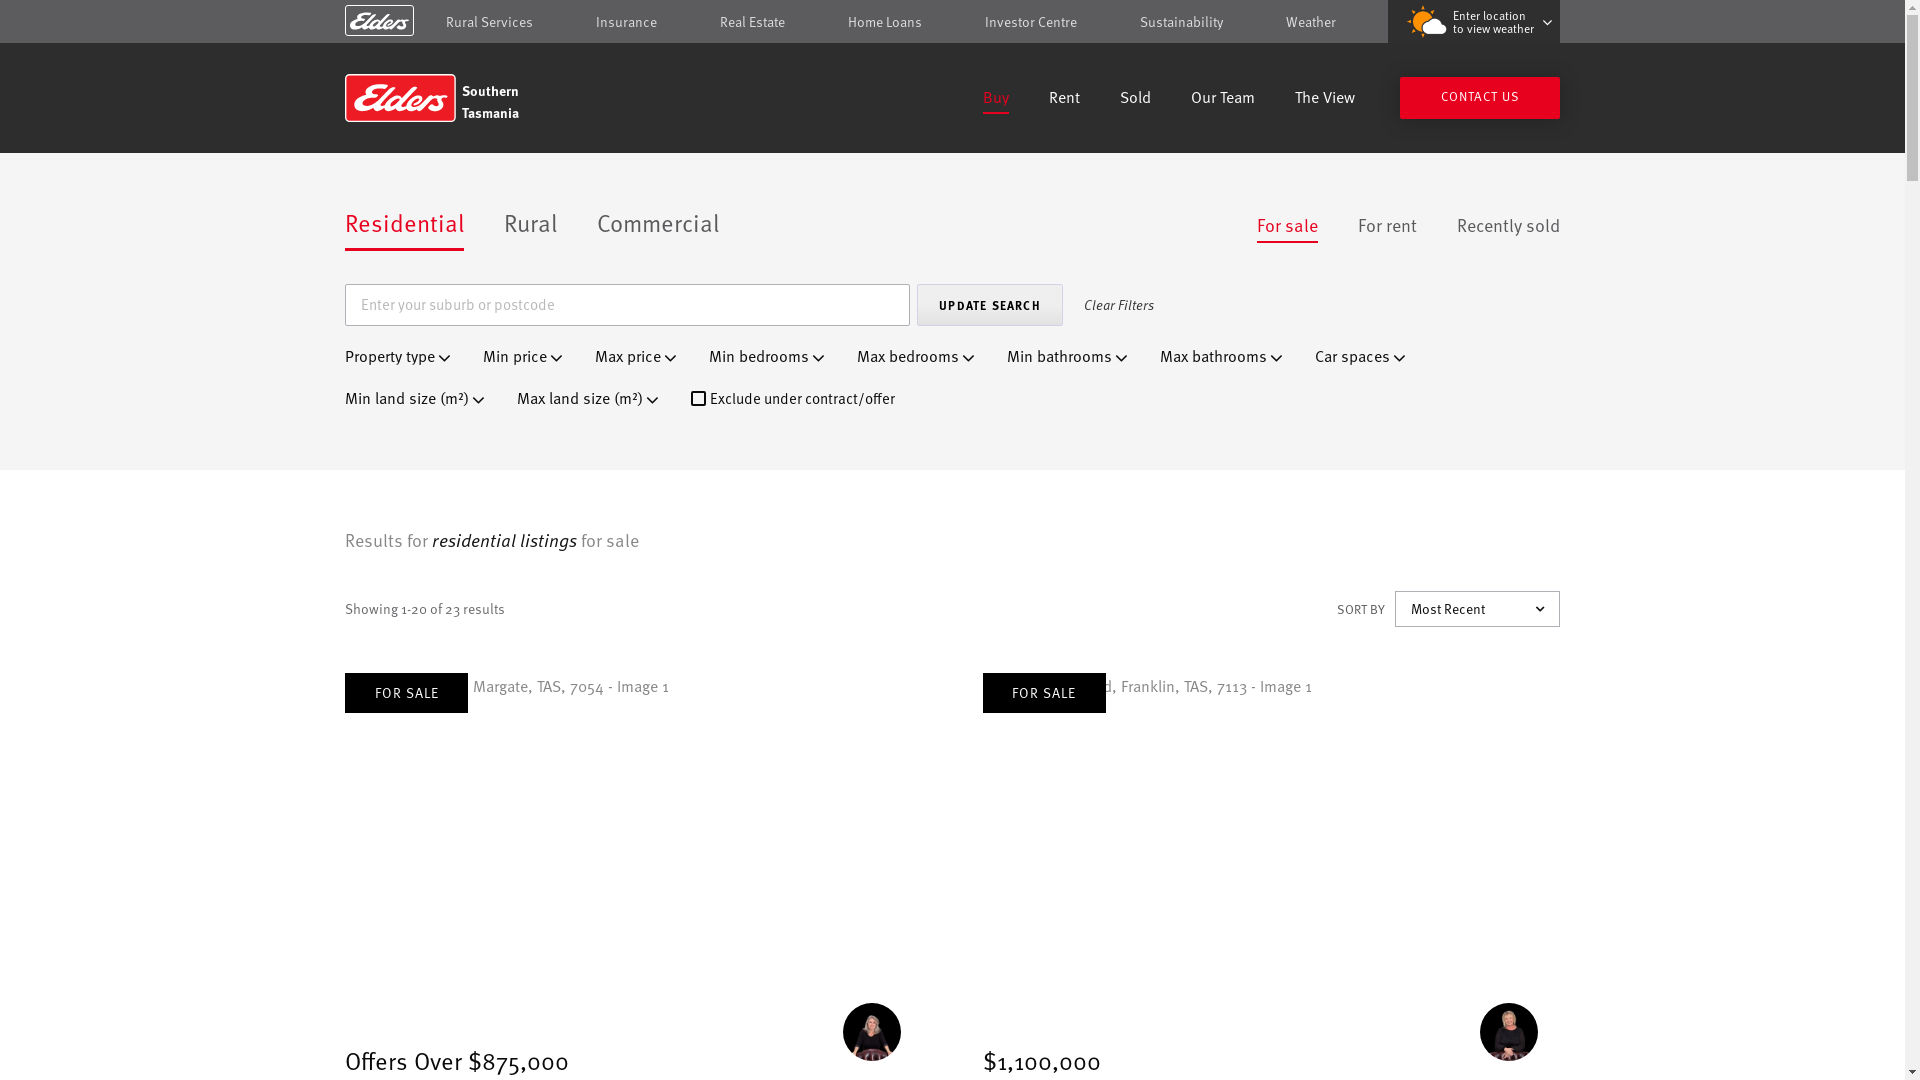 The image size is (1920, 1080). Describe the element at coordinates (990, 304) in the screenshot. I see `'Update Search'` at that location.